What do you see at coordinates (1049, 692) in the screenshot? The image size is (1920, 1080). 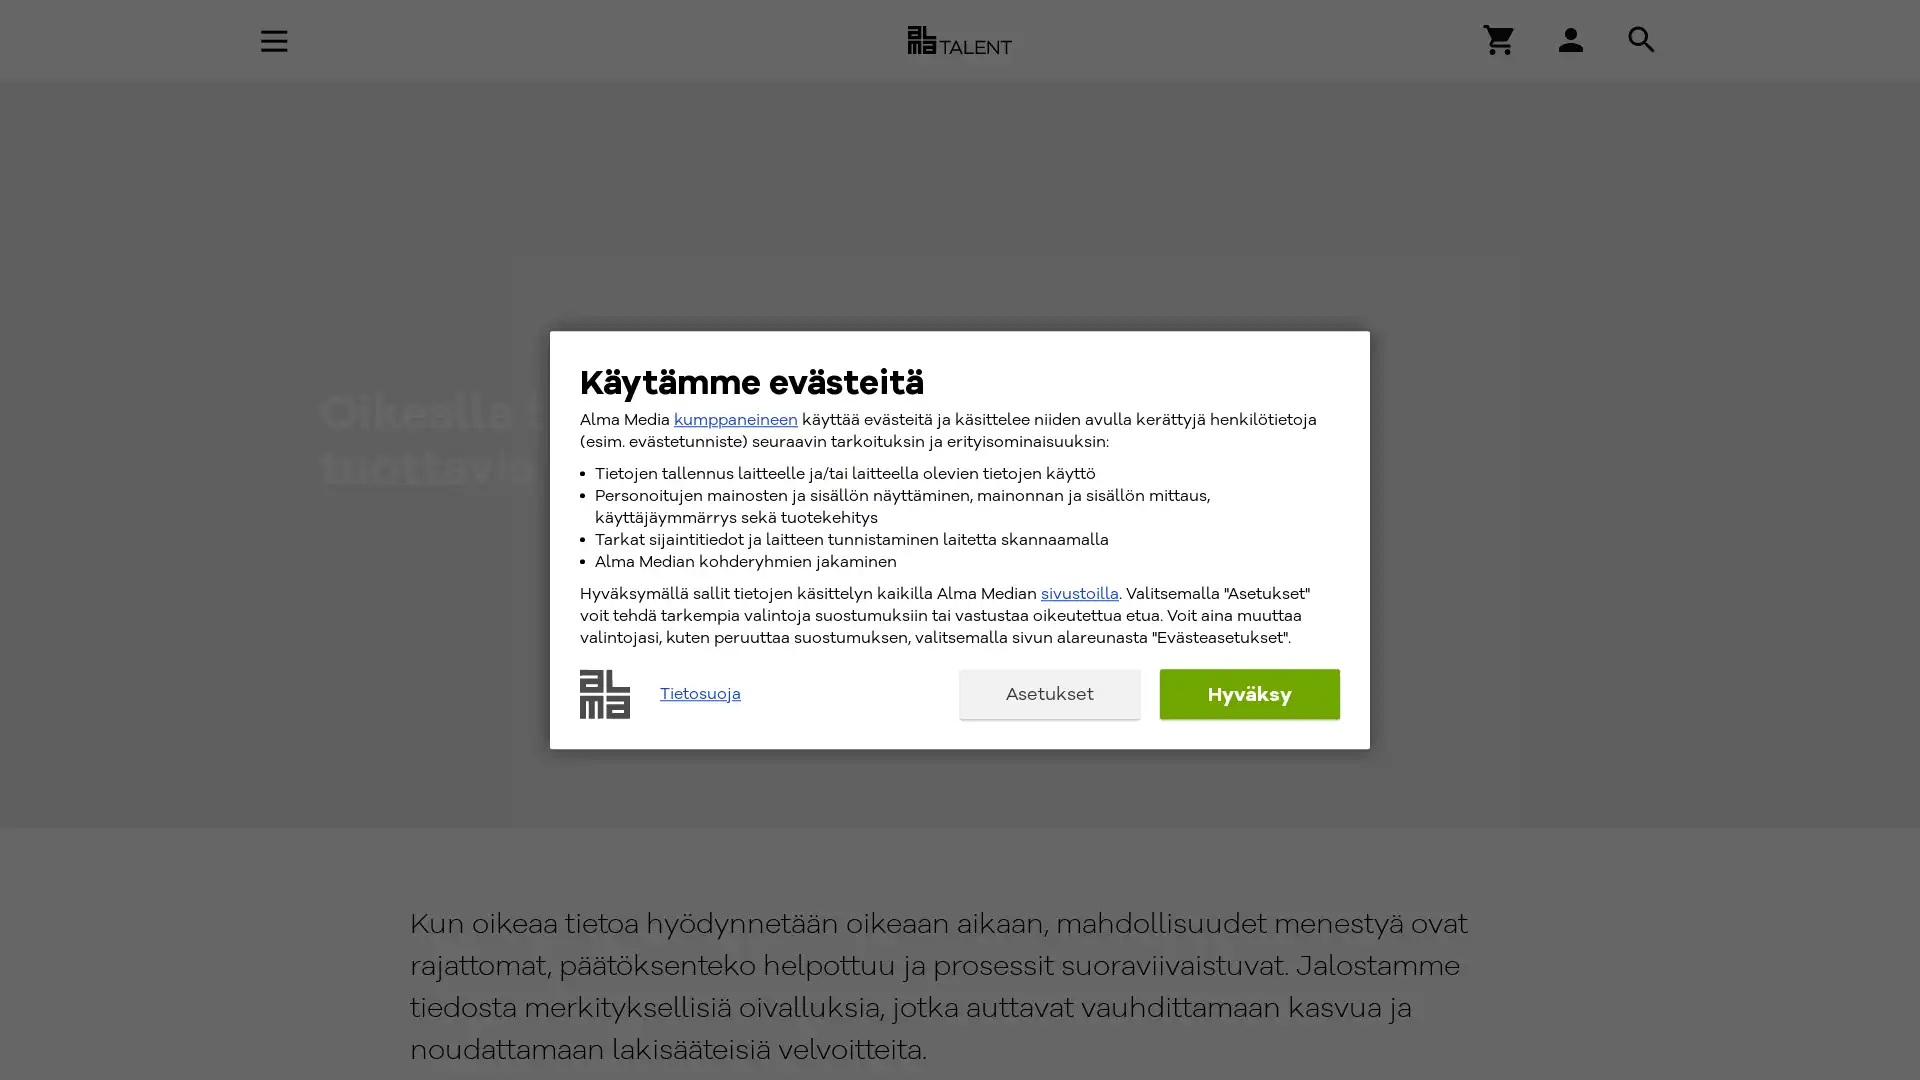 I see `Asetukset` at bounding box center [1049, 692].